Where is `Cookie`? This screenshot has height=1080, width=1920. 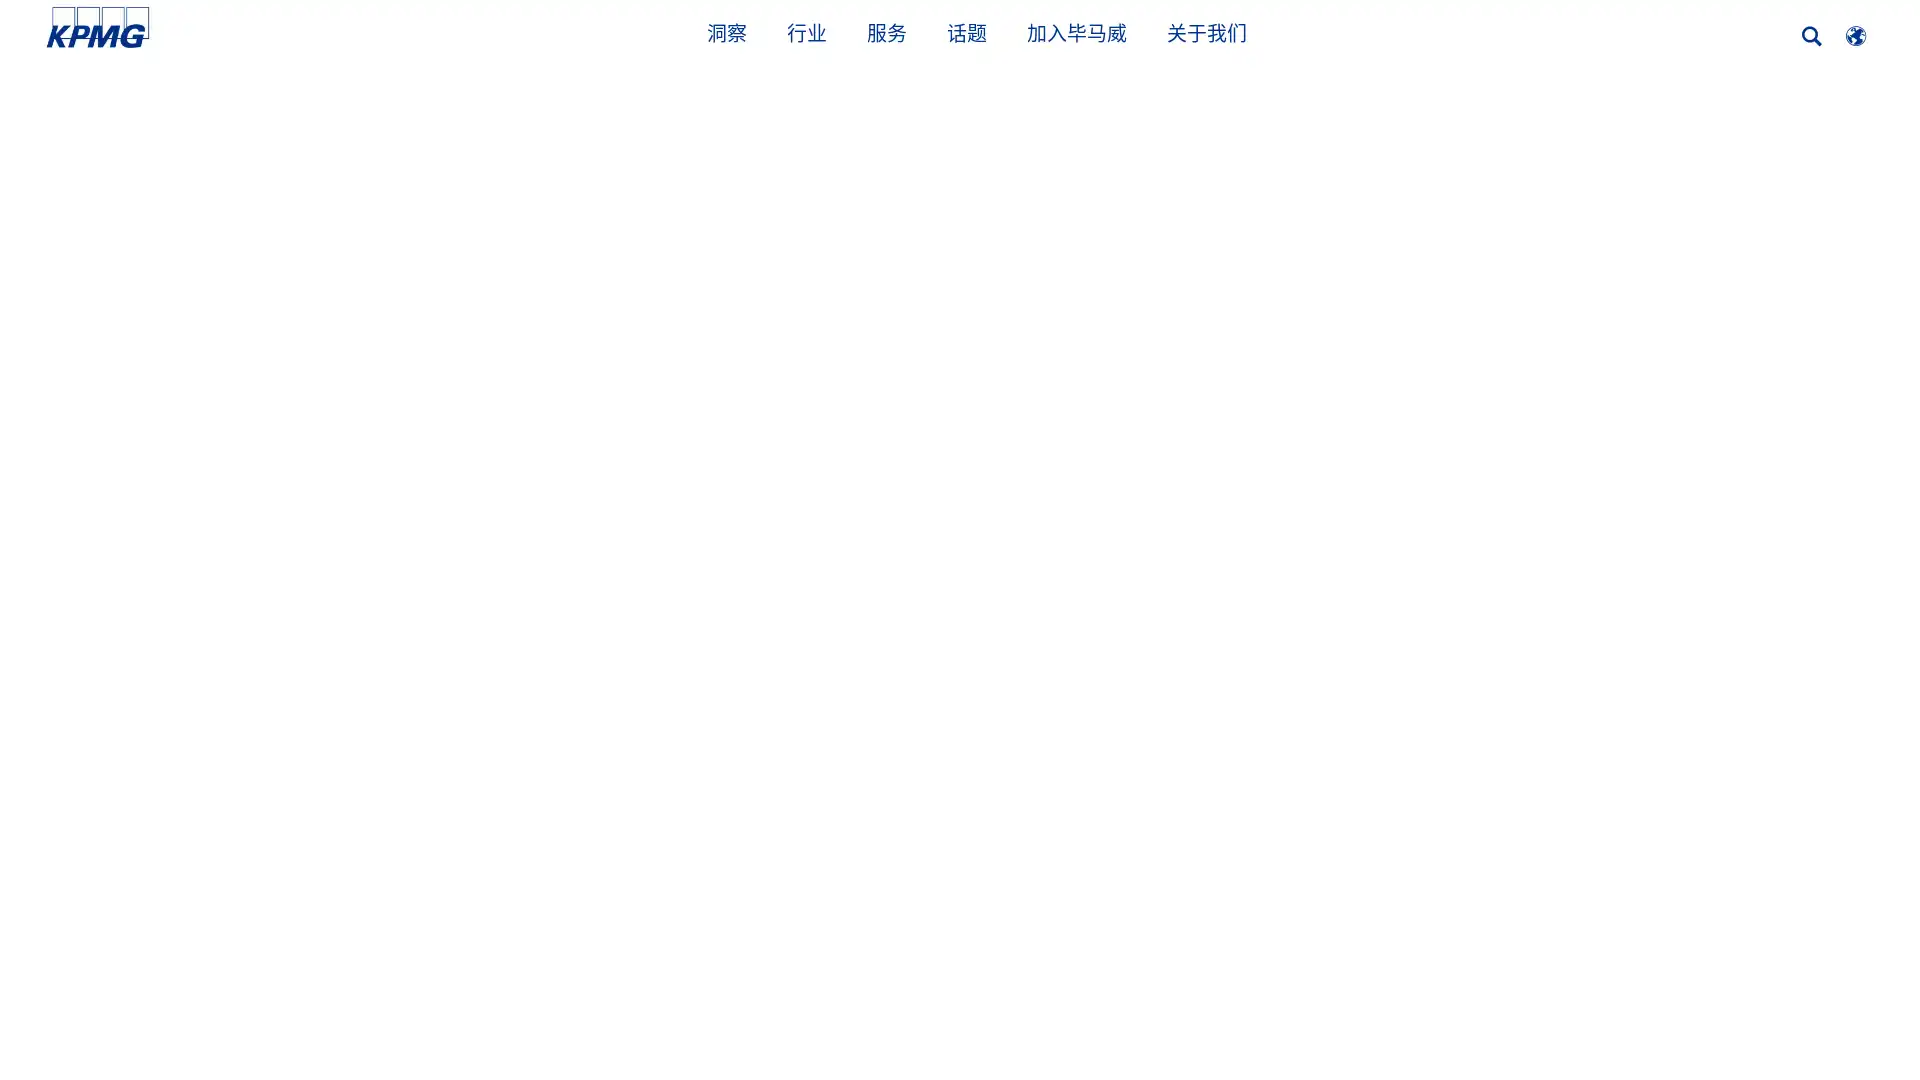 Cookie is located at coordinates (1399, 1013).